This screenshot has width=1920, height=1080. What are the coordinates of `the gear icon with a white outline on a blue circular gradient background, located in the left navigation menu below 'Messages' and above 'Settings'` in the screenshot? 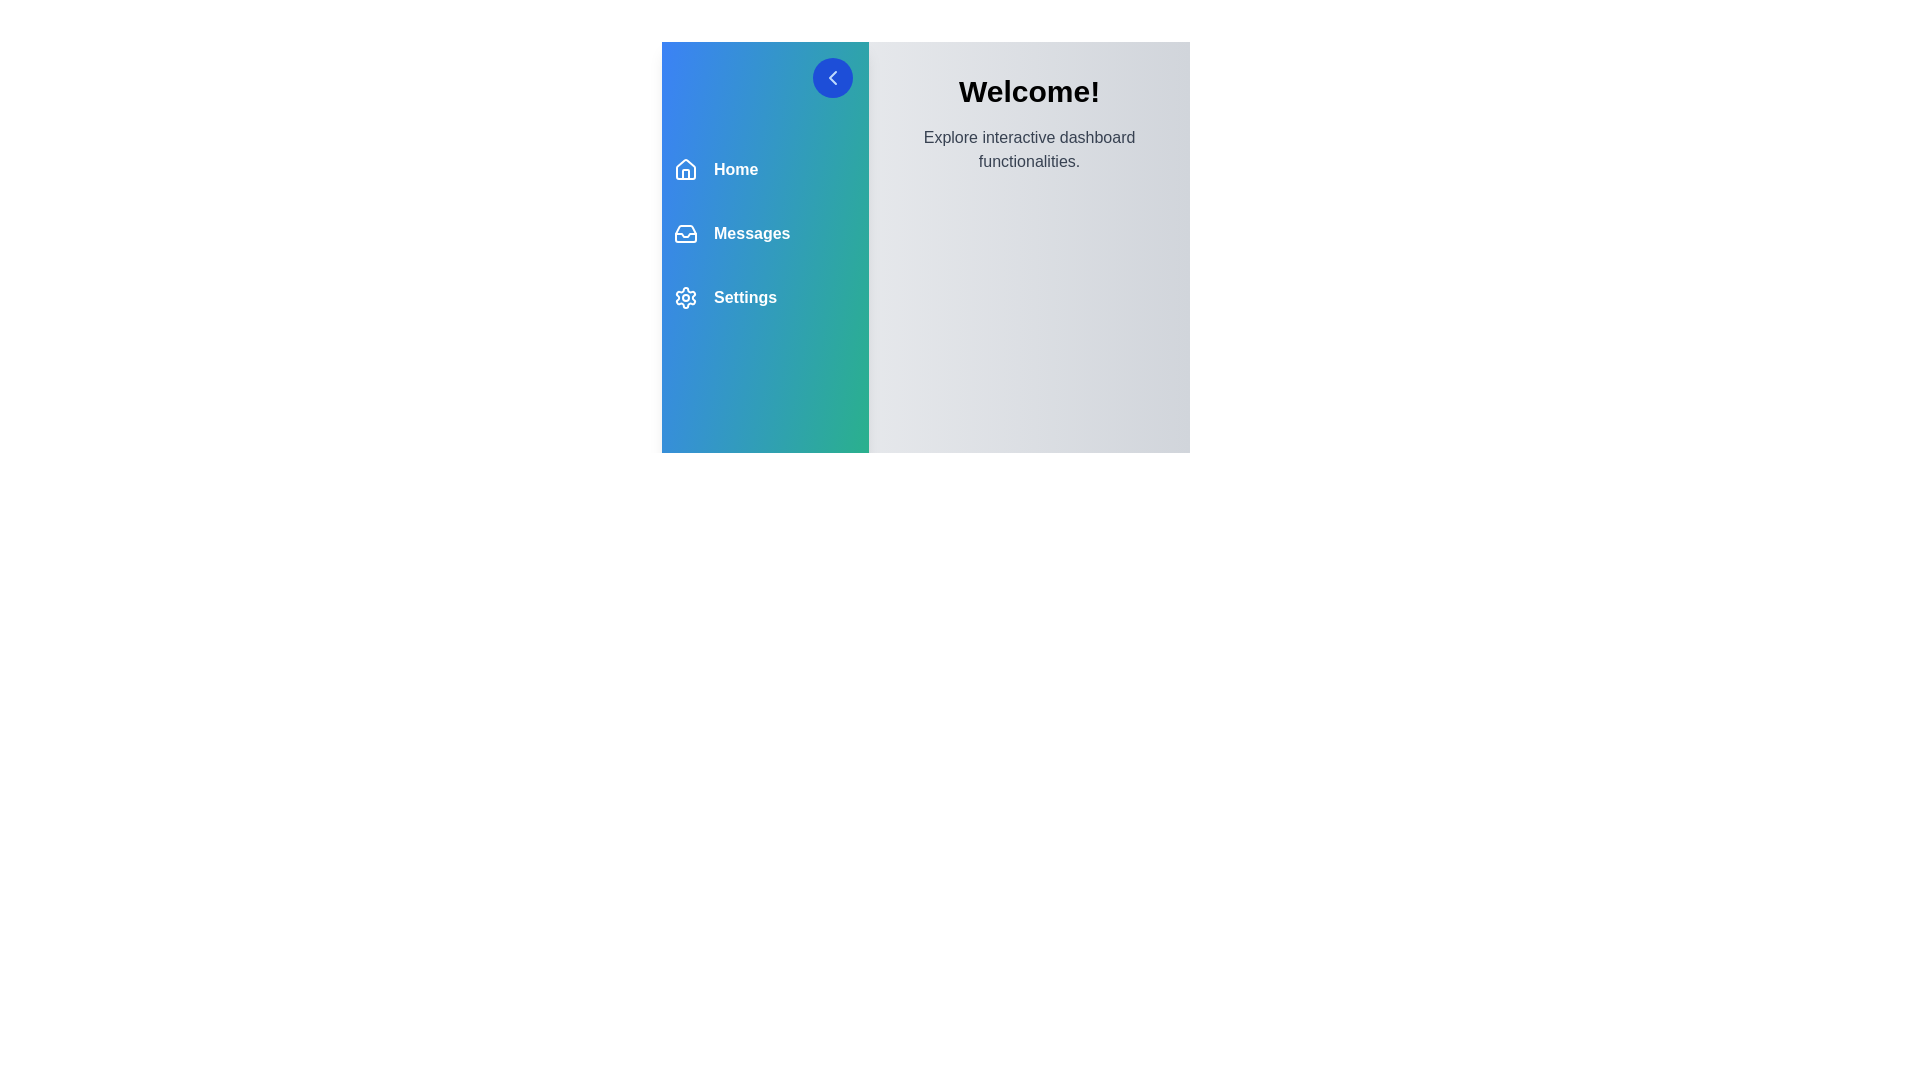 It's located at (686, 297).